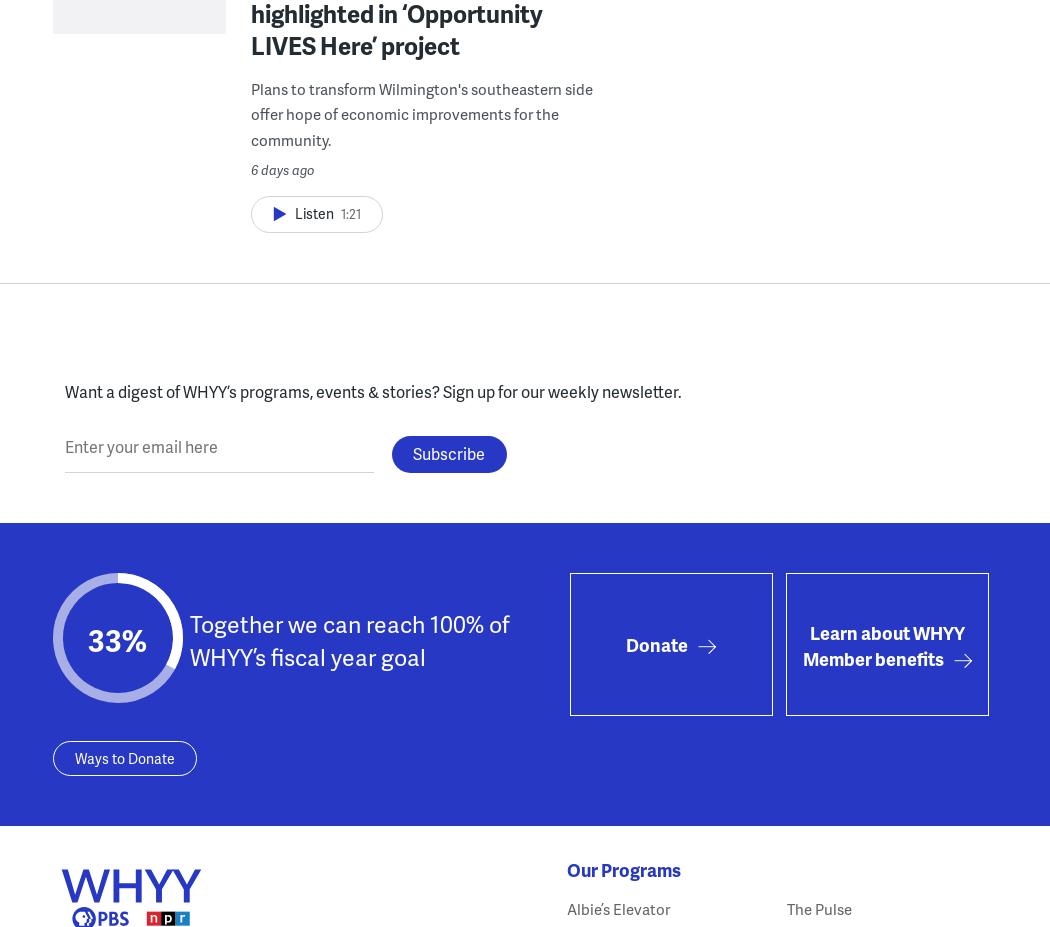 Image resolution: width=1050 pixels, height=927 pixels. What do you see at coordinates (800, 643) in the screenshot?
I see `'Learn about WHYY Member benefits'` at bounding box center [800, 643].